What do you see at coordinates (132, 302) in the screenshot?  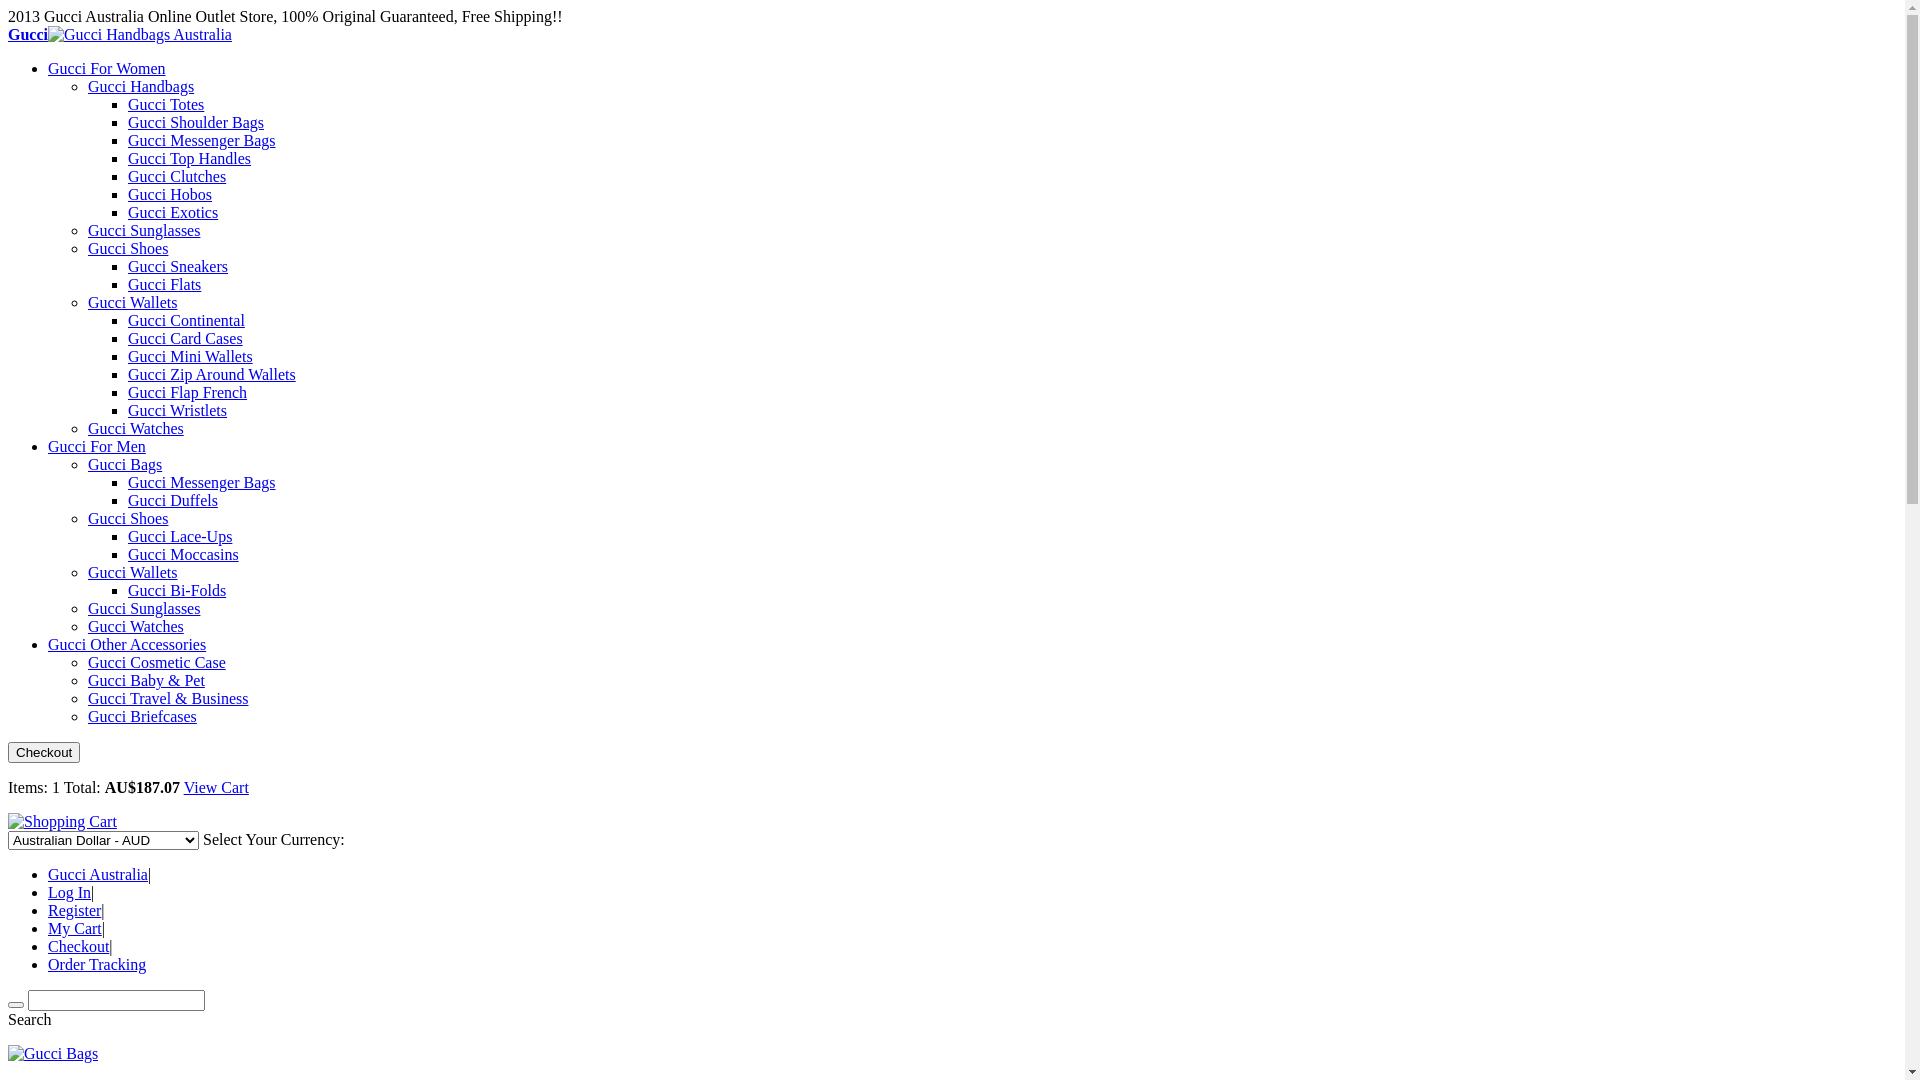 I see `'Gucci Wallets'` at bounding box center [132, 302].